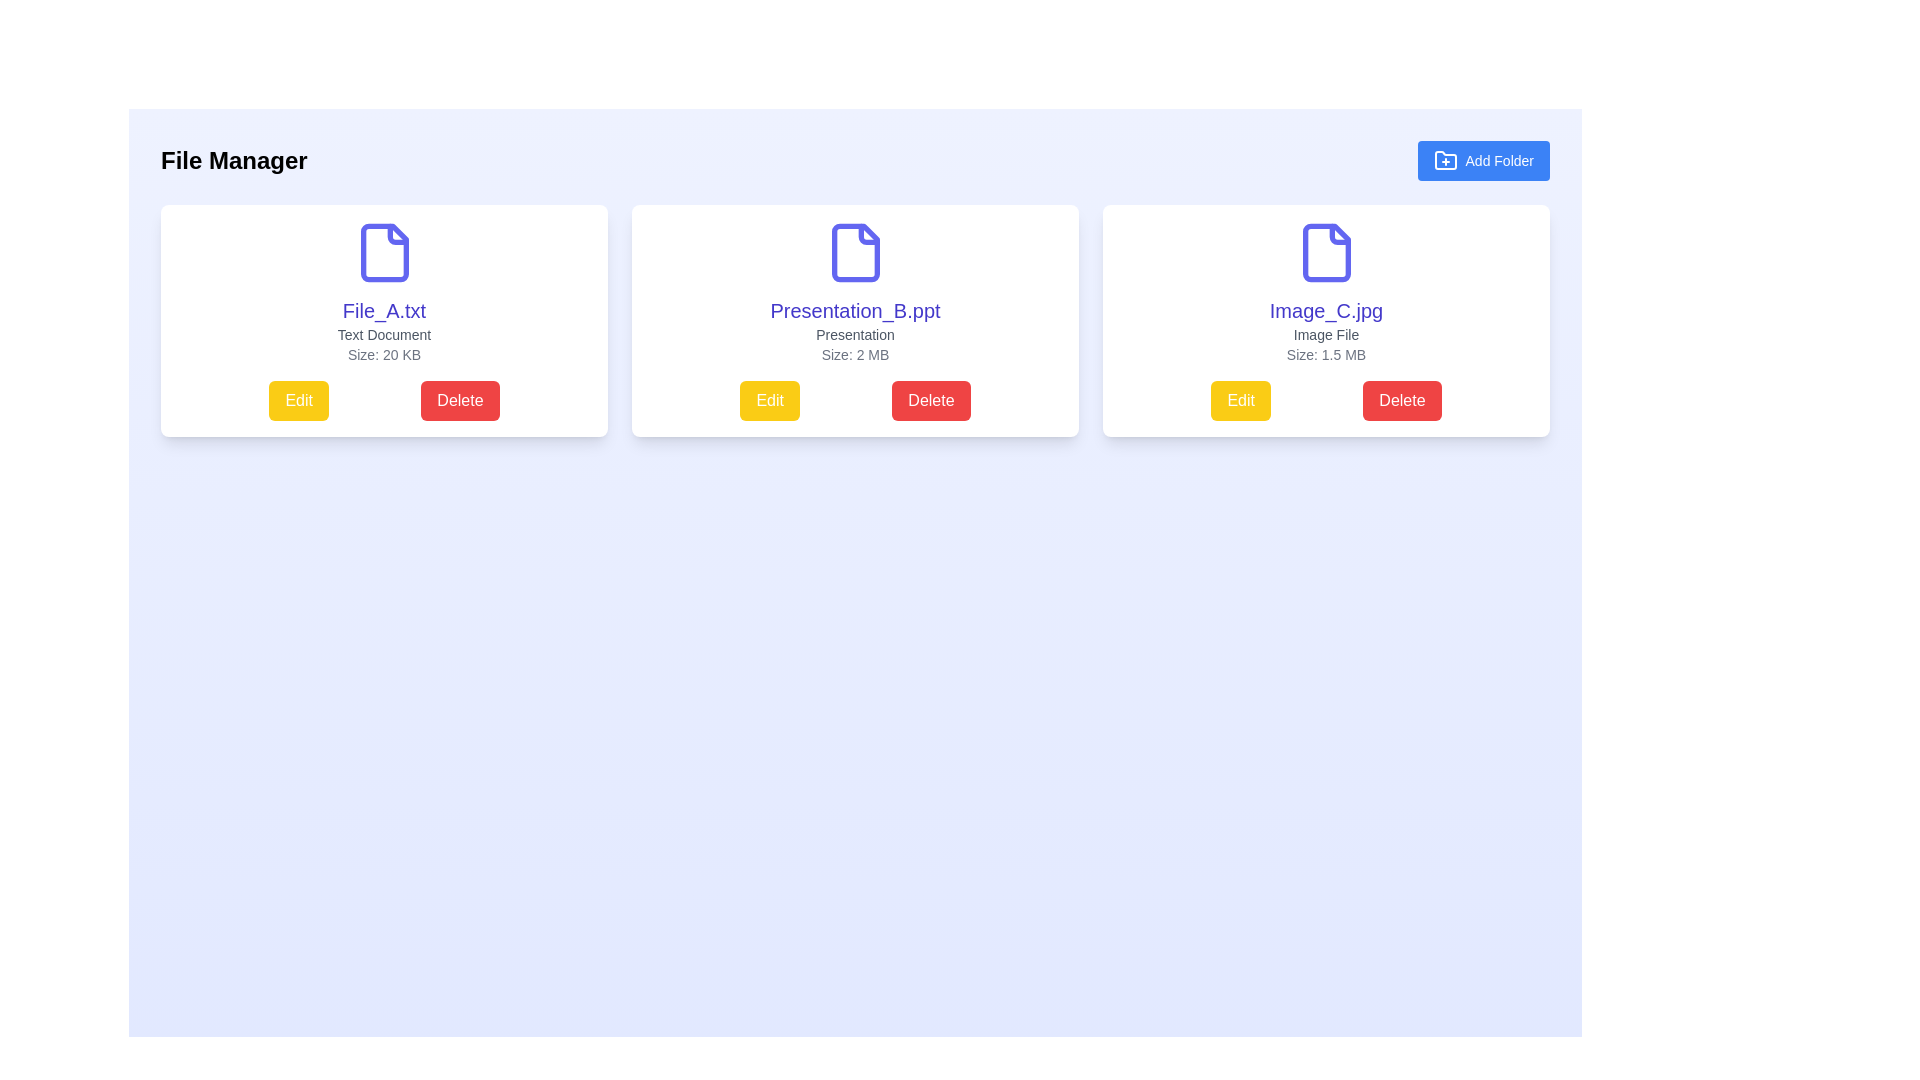 This screenshot has width=1920, height=1080. What do you see at coordinates (1326, 252) in the screenshot?
I see `the clipart-like icon of a file with a folded corner in blue, located above the text 'Image_C.jpg'` at bounding box center [1326, 252].